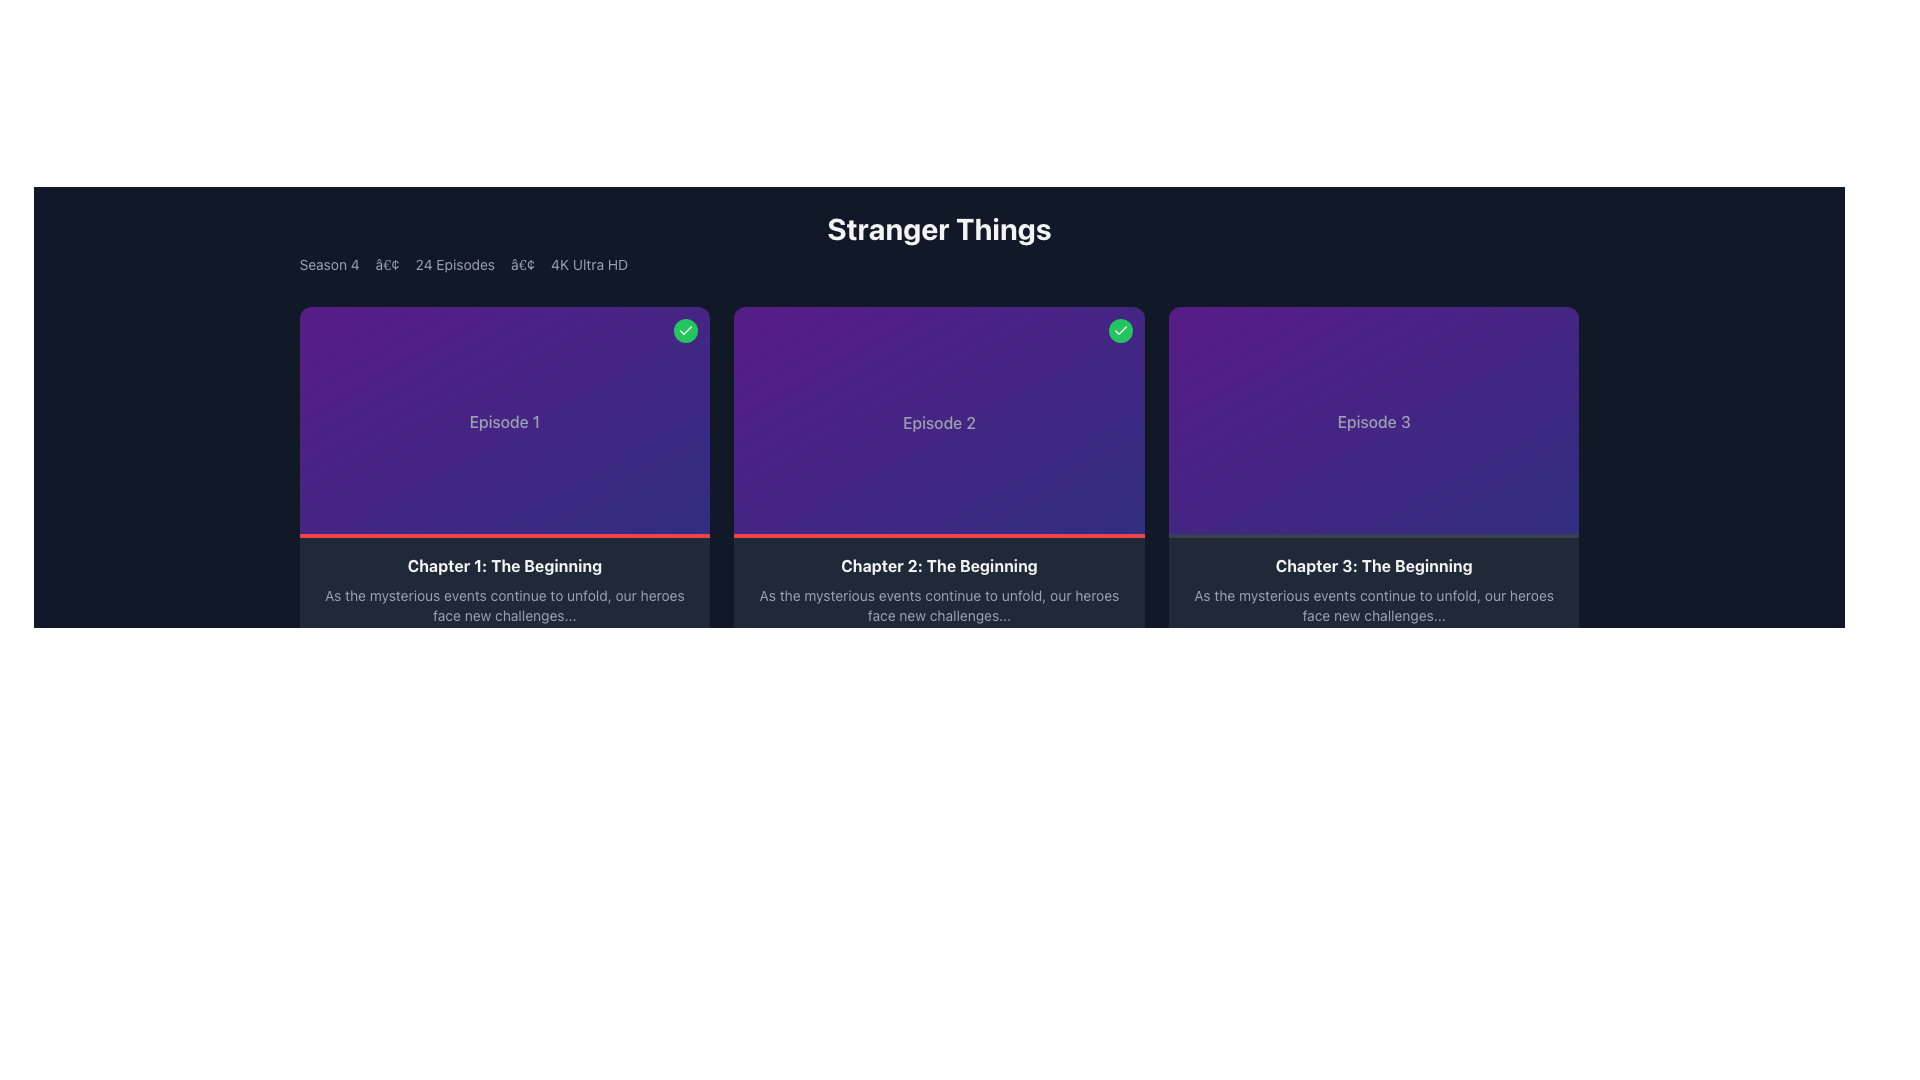 The image size is (1920, 1080). I want to click on the text 'Episode 1' on the first Card component, which features a gradient background and a green checkmark indicator, so click(504, 421).